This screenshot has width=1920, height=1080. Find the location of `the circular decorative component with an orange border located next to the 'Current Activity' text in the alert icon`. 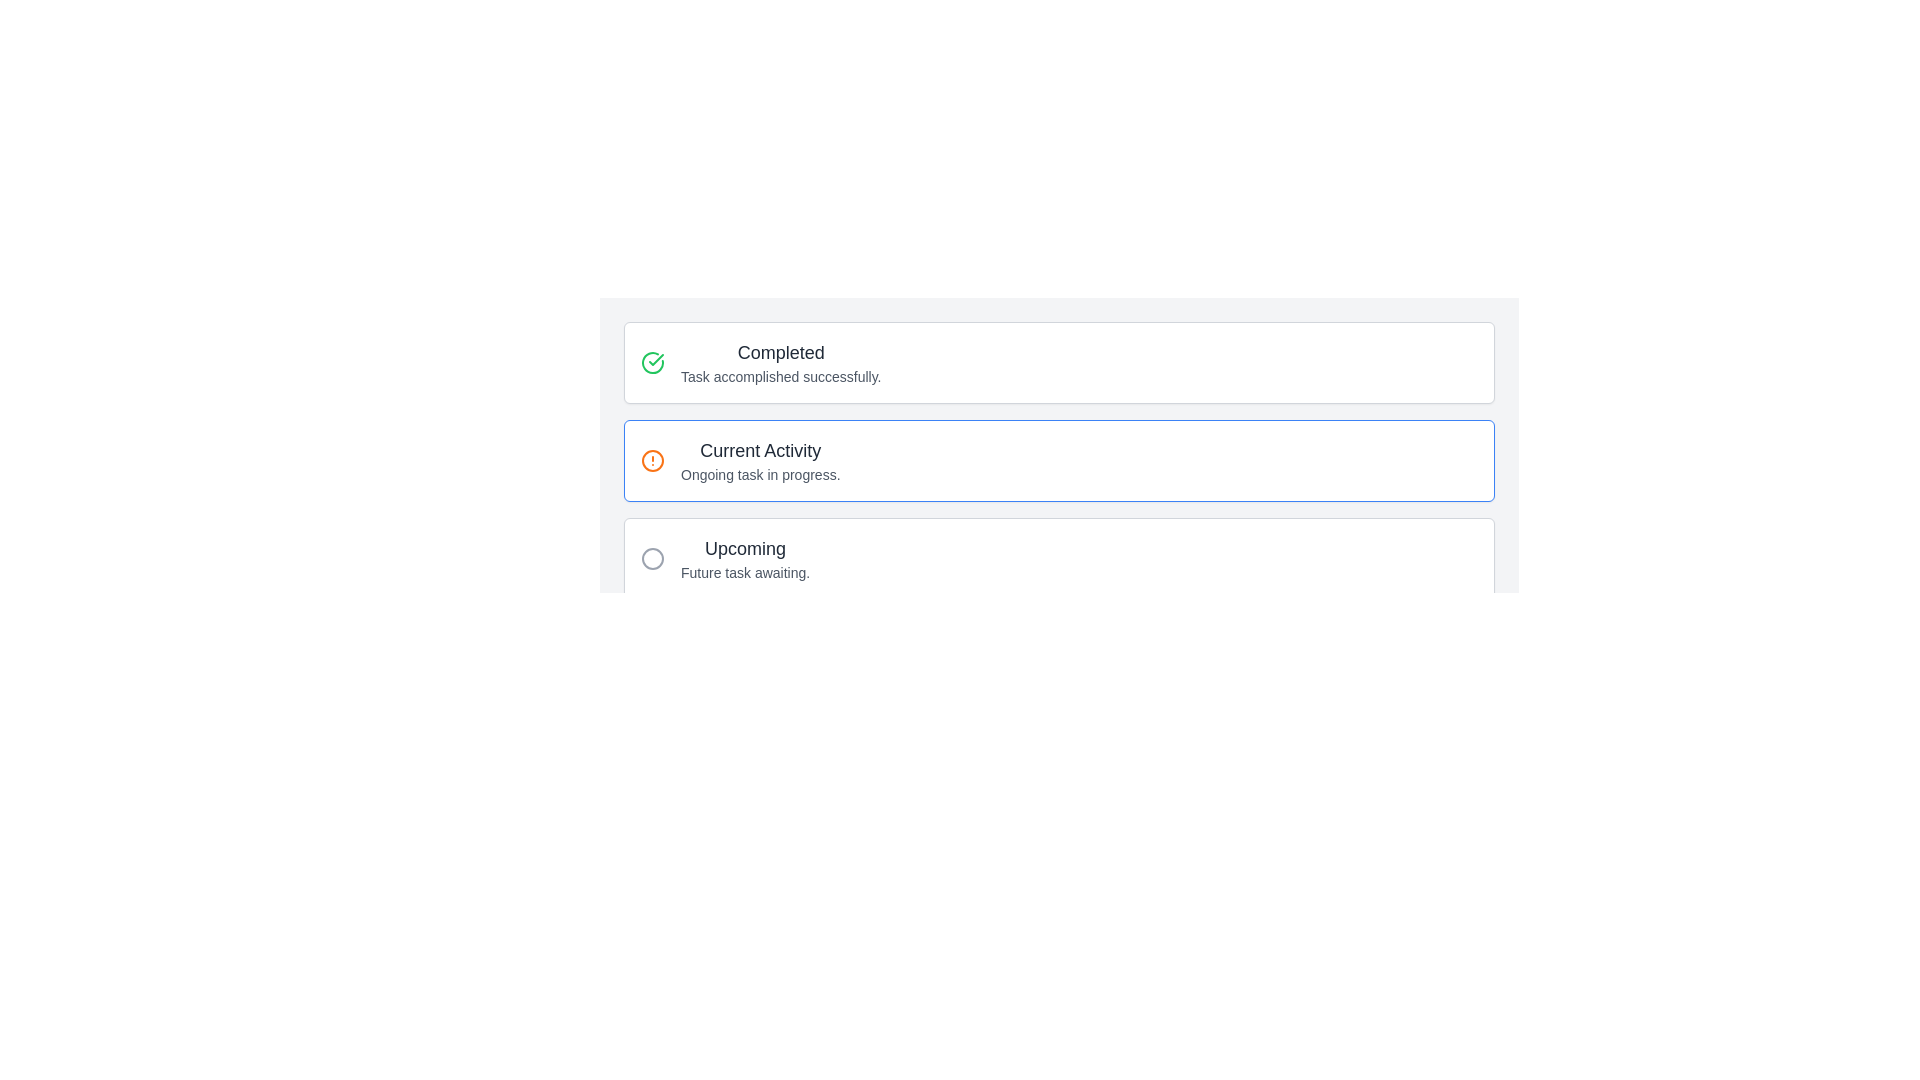

the circular decorative component with an orange border located next to the 'Current Activity' text in the alert icon is located at coordinates (652, 461).